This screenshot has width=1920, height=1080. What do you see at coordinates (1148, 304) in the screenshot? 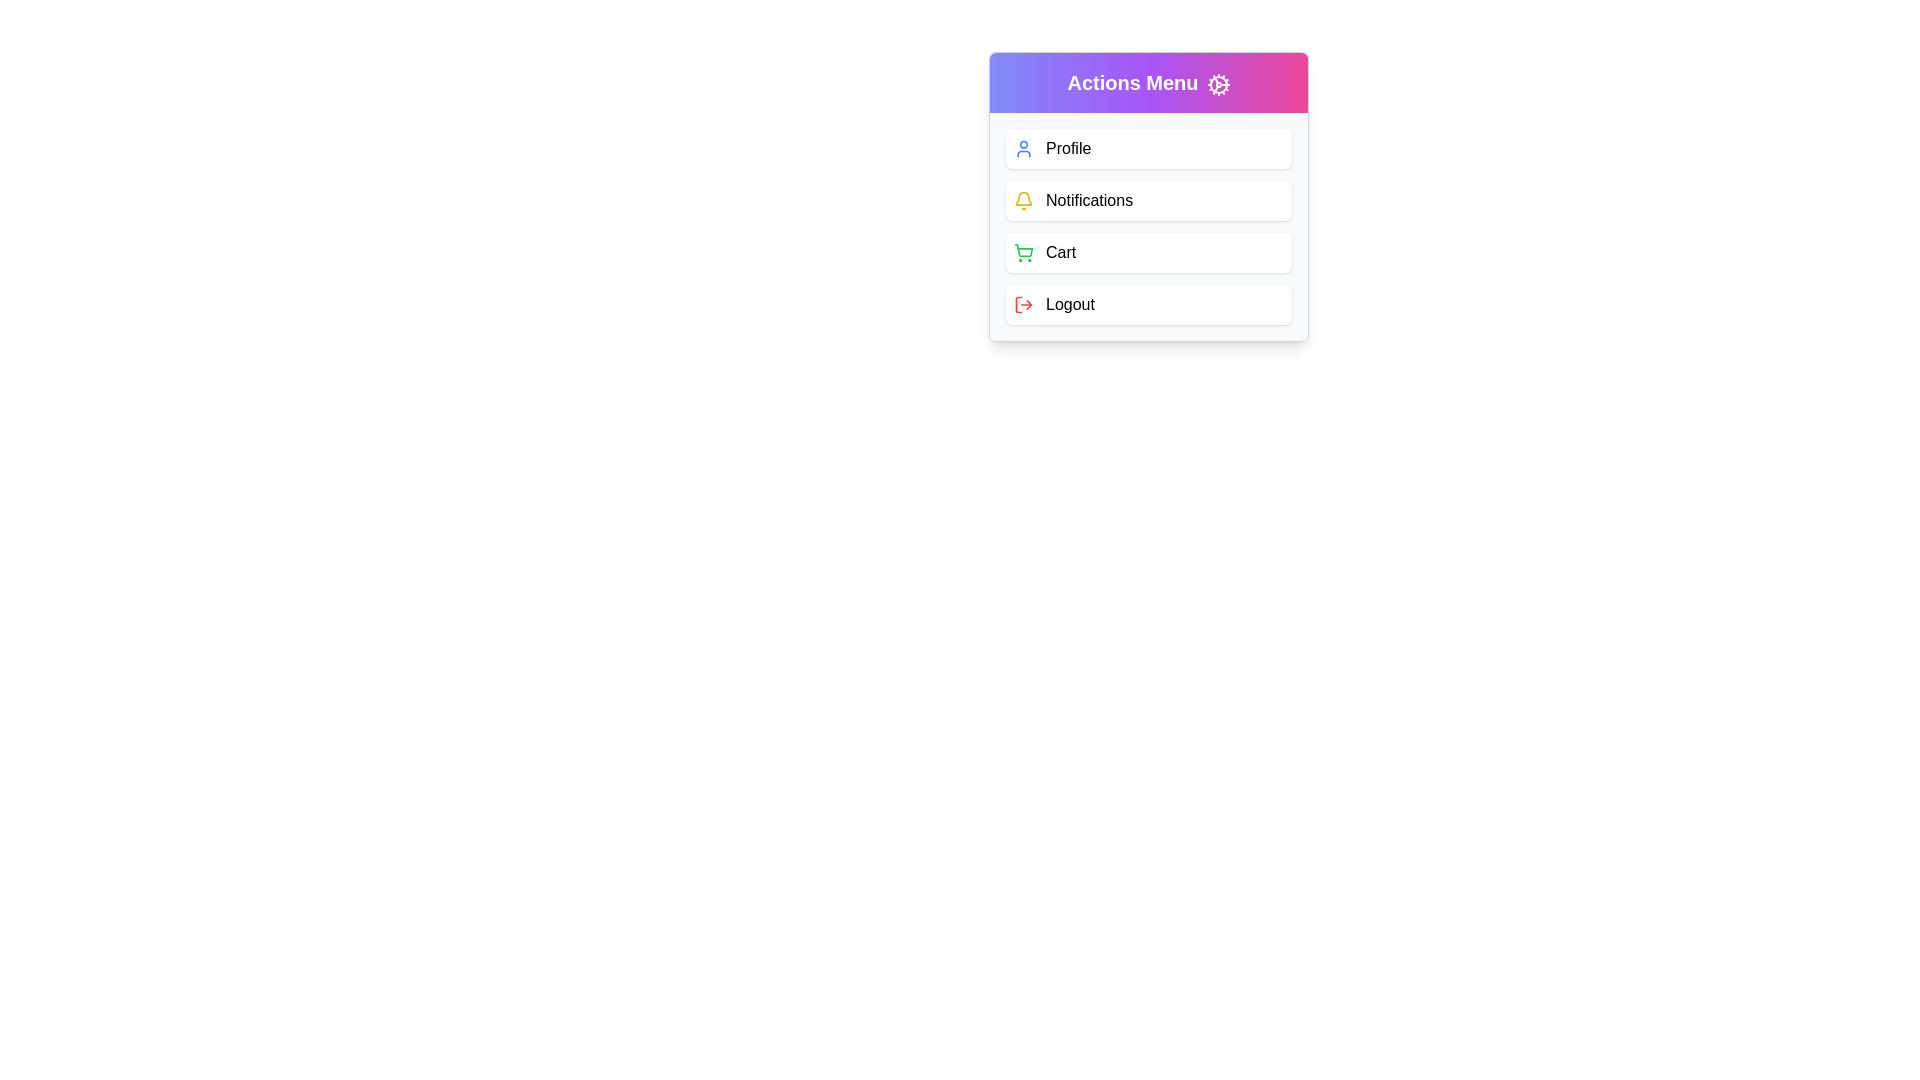
I see `the menu item Logout to observe its hover effect` at bounding box center [1148, 304].